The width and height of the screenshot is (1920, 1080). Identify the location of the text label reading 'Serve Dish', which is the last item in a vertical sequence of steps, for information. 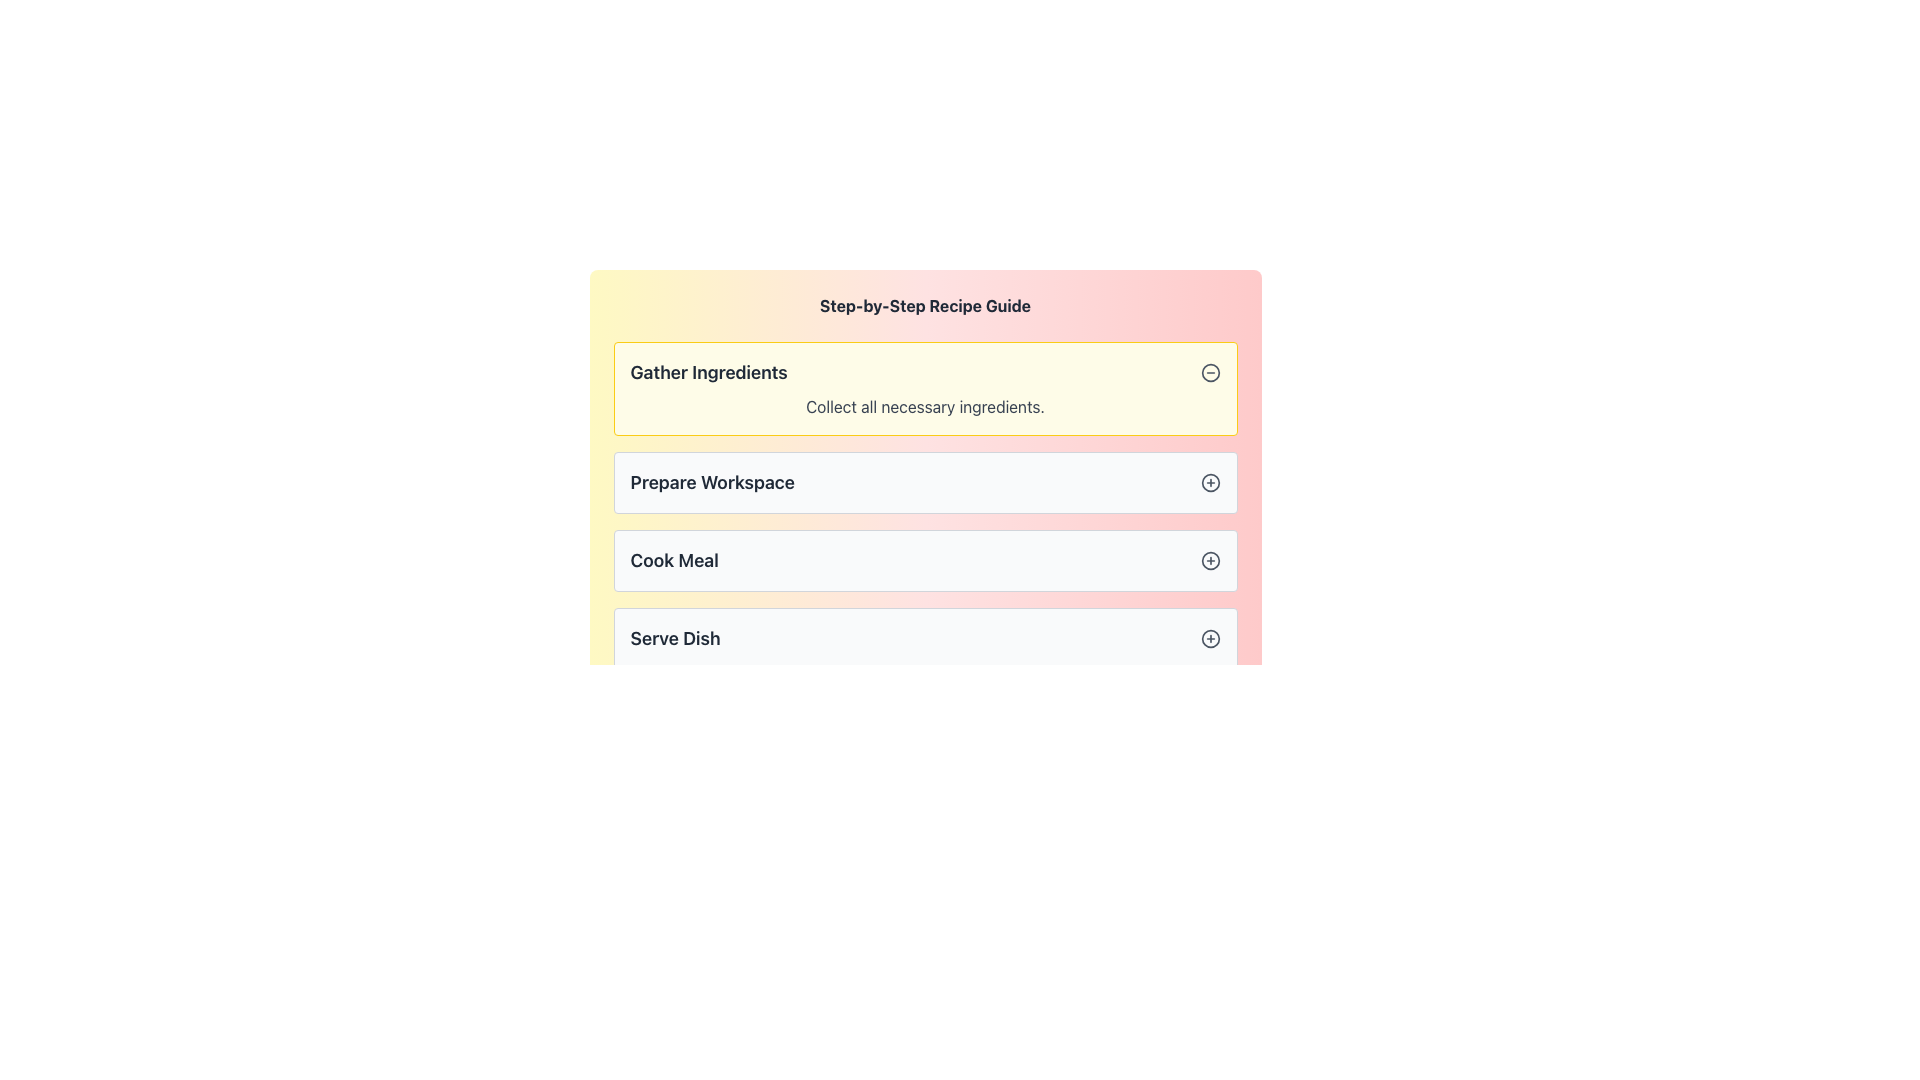
(675, 639).